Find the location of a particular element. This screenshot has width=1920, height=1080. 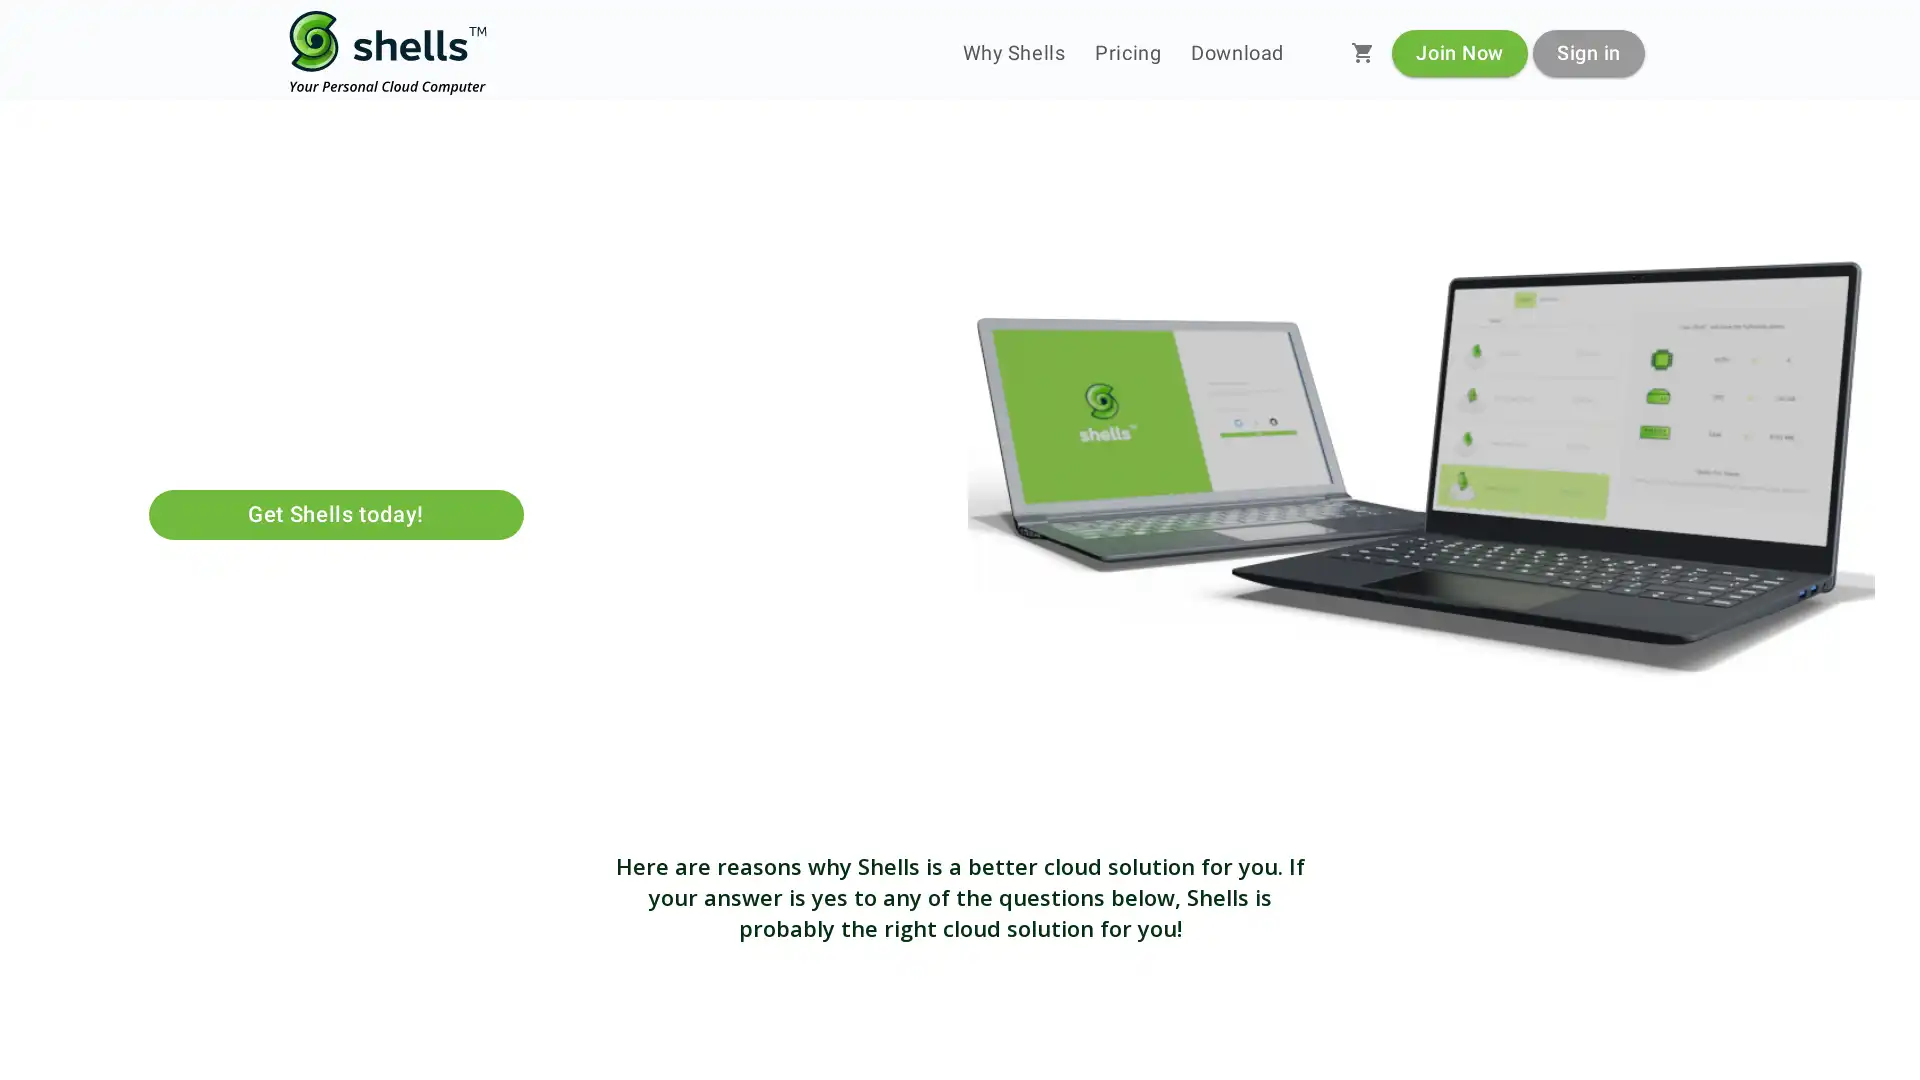

cart is located at coordinates (1362, 52).